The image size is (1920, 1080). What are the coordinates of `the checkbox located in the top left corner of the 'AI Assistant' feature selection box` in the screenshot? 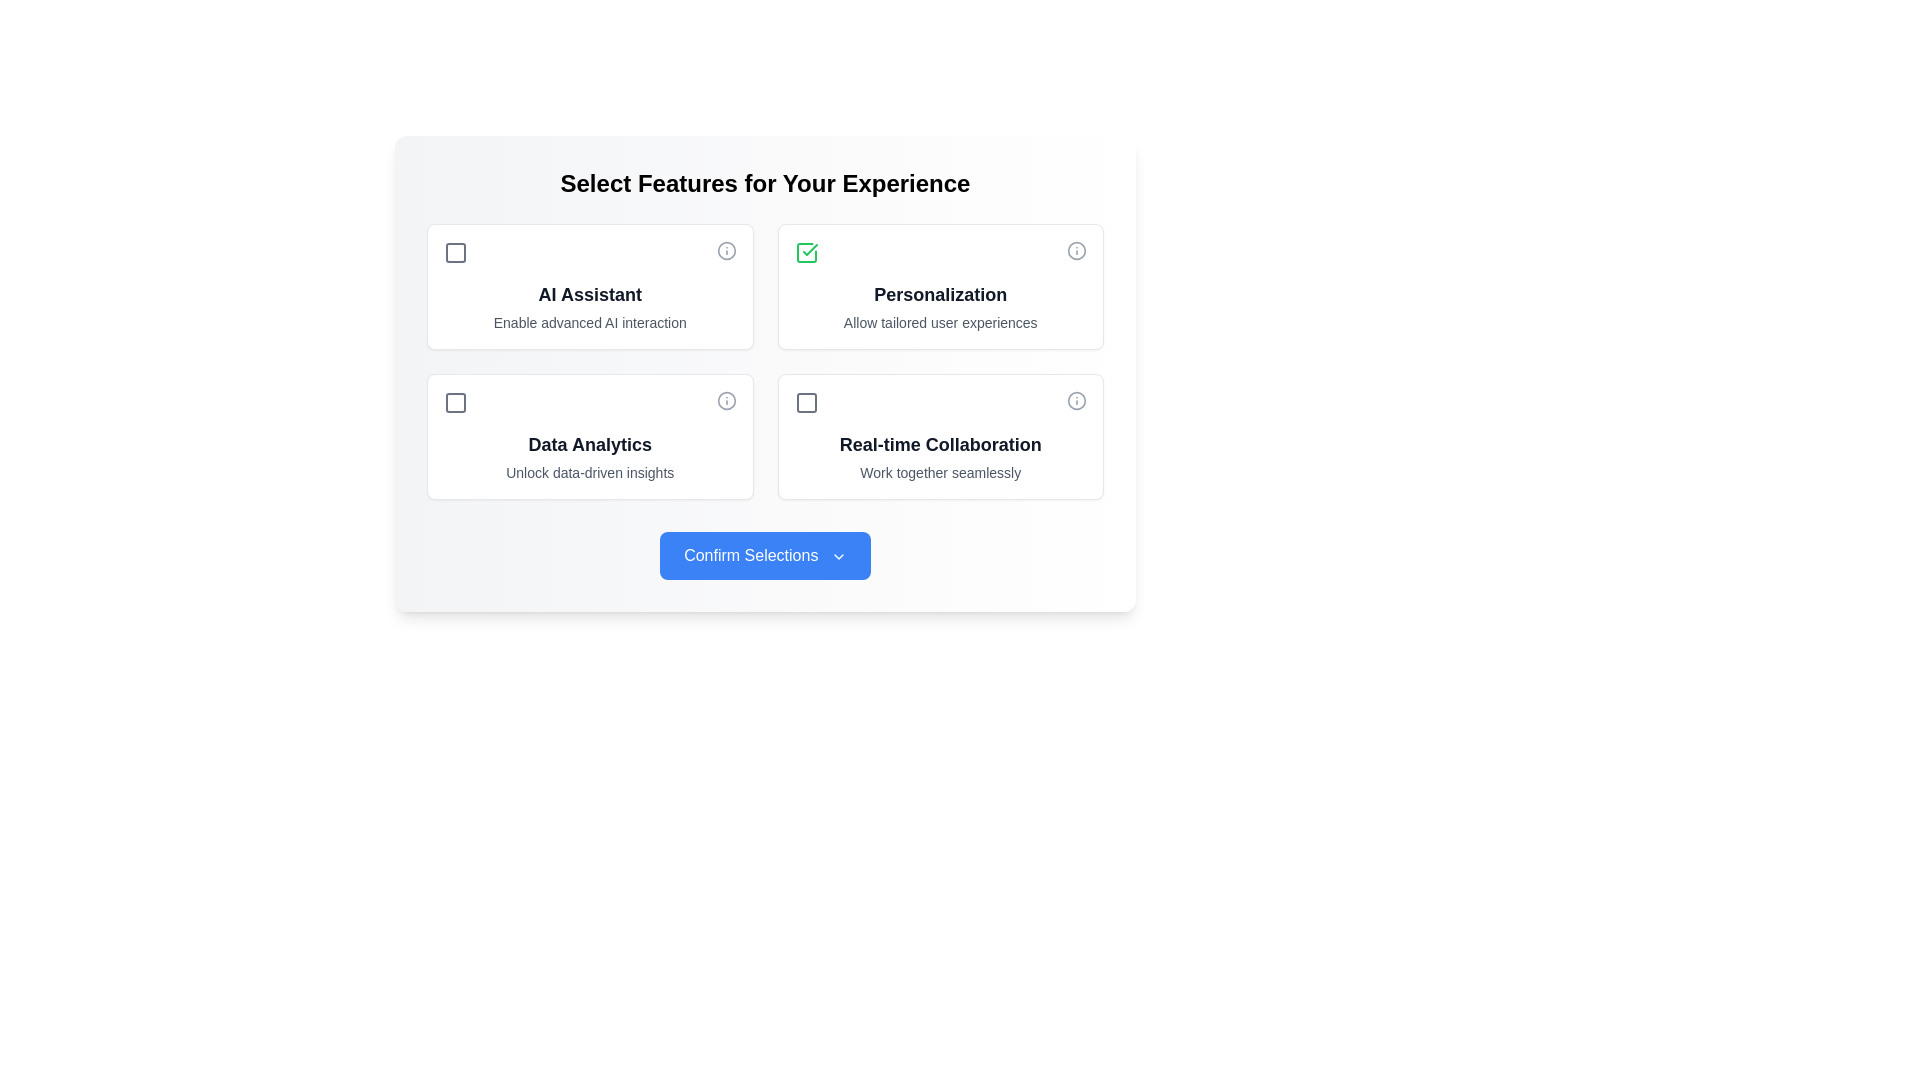 It's located at (455, 252).